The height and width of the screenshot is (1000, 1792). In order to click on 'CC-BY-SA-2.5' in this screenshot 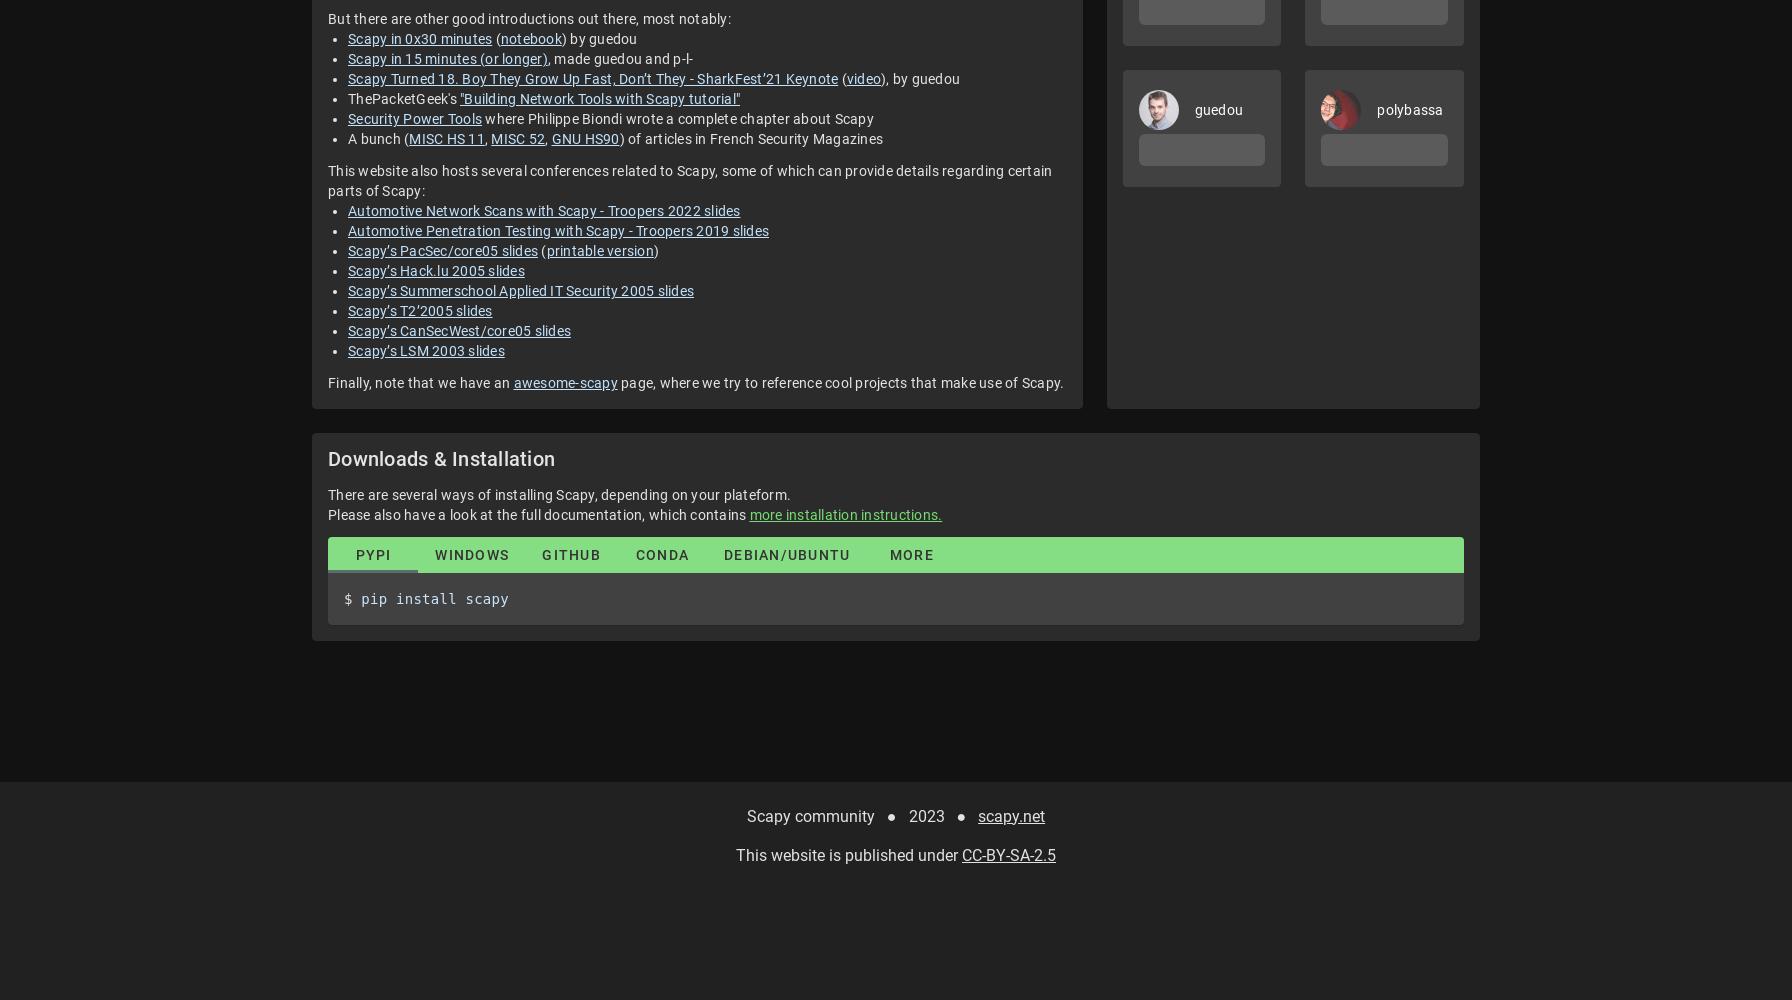, I will do `click(1009, 853)`.